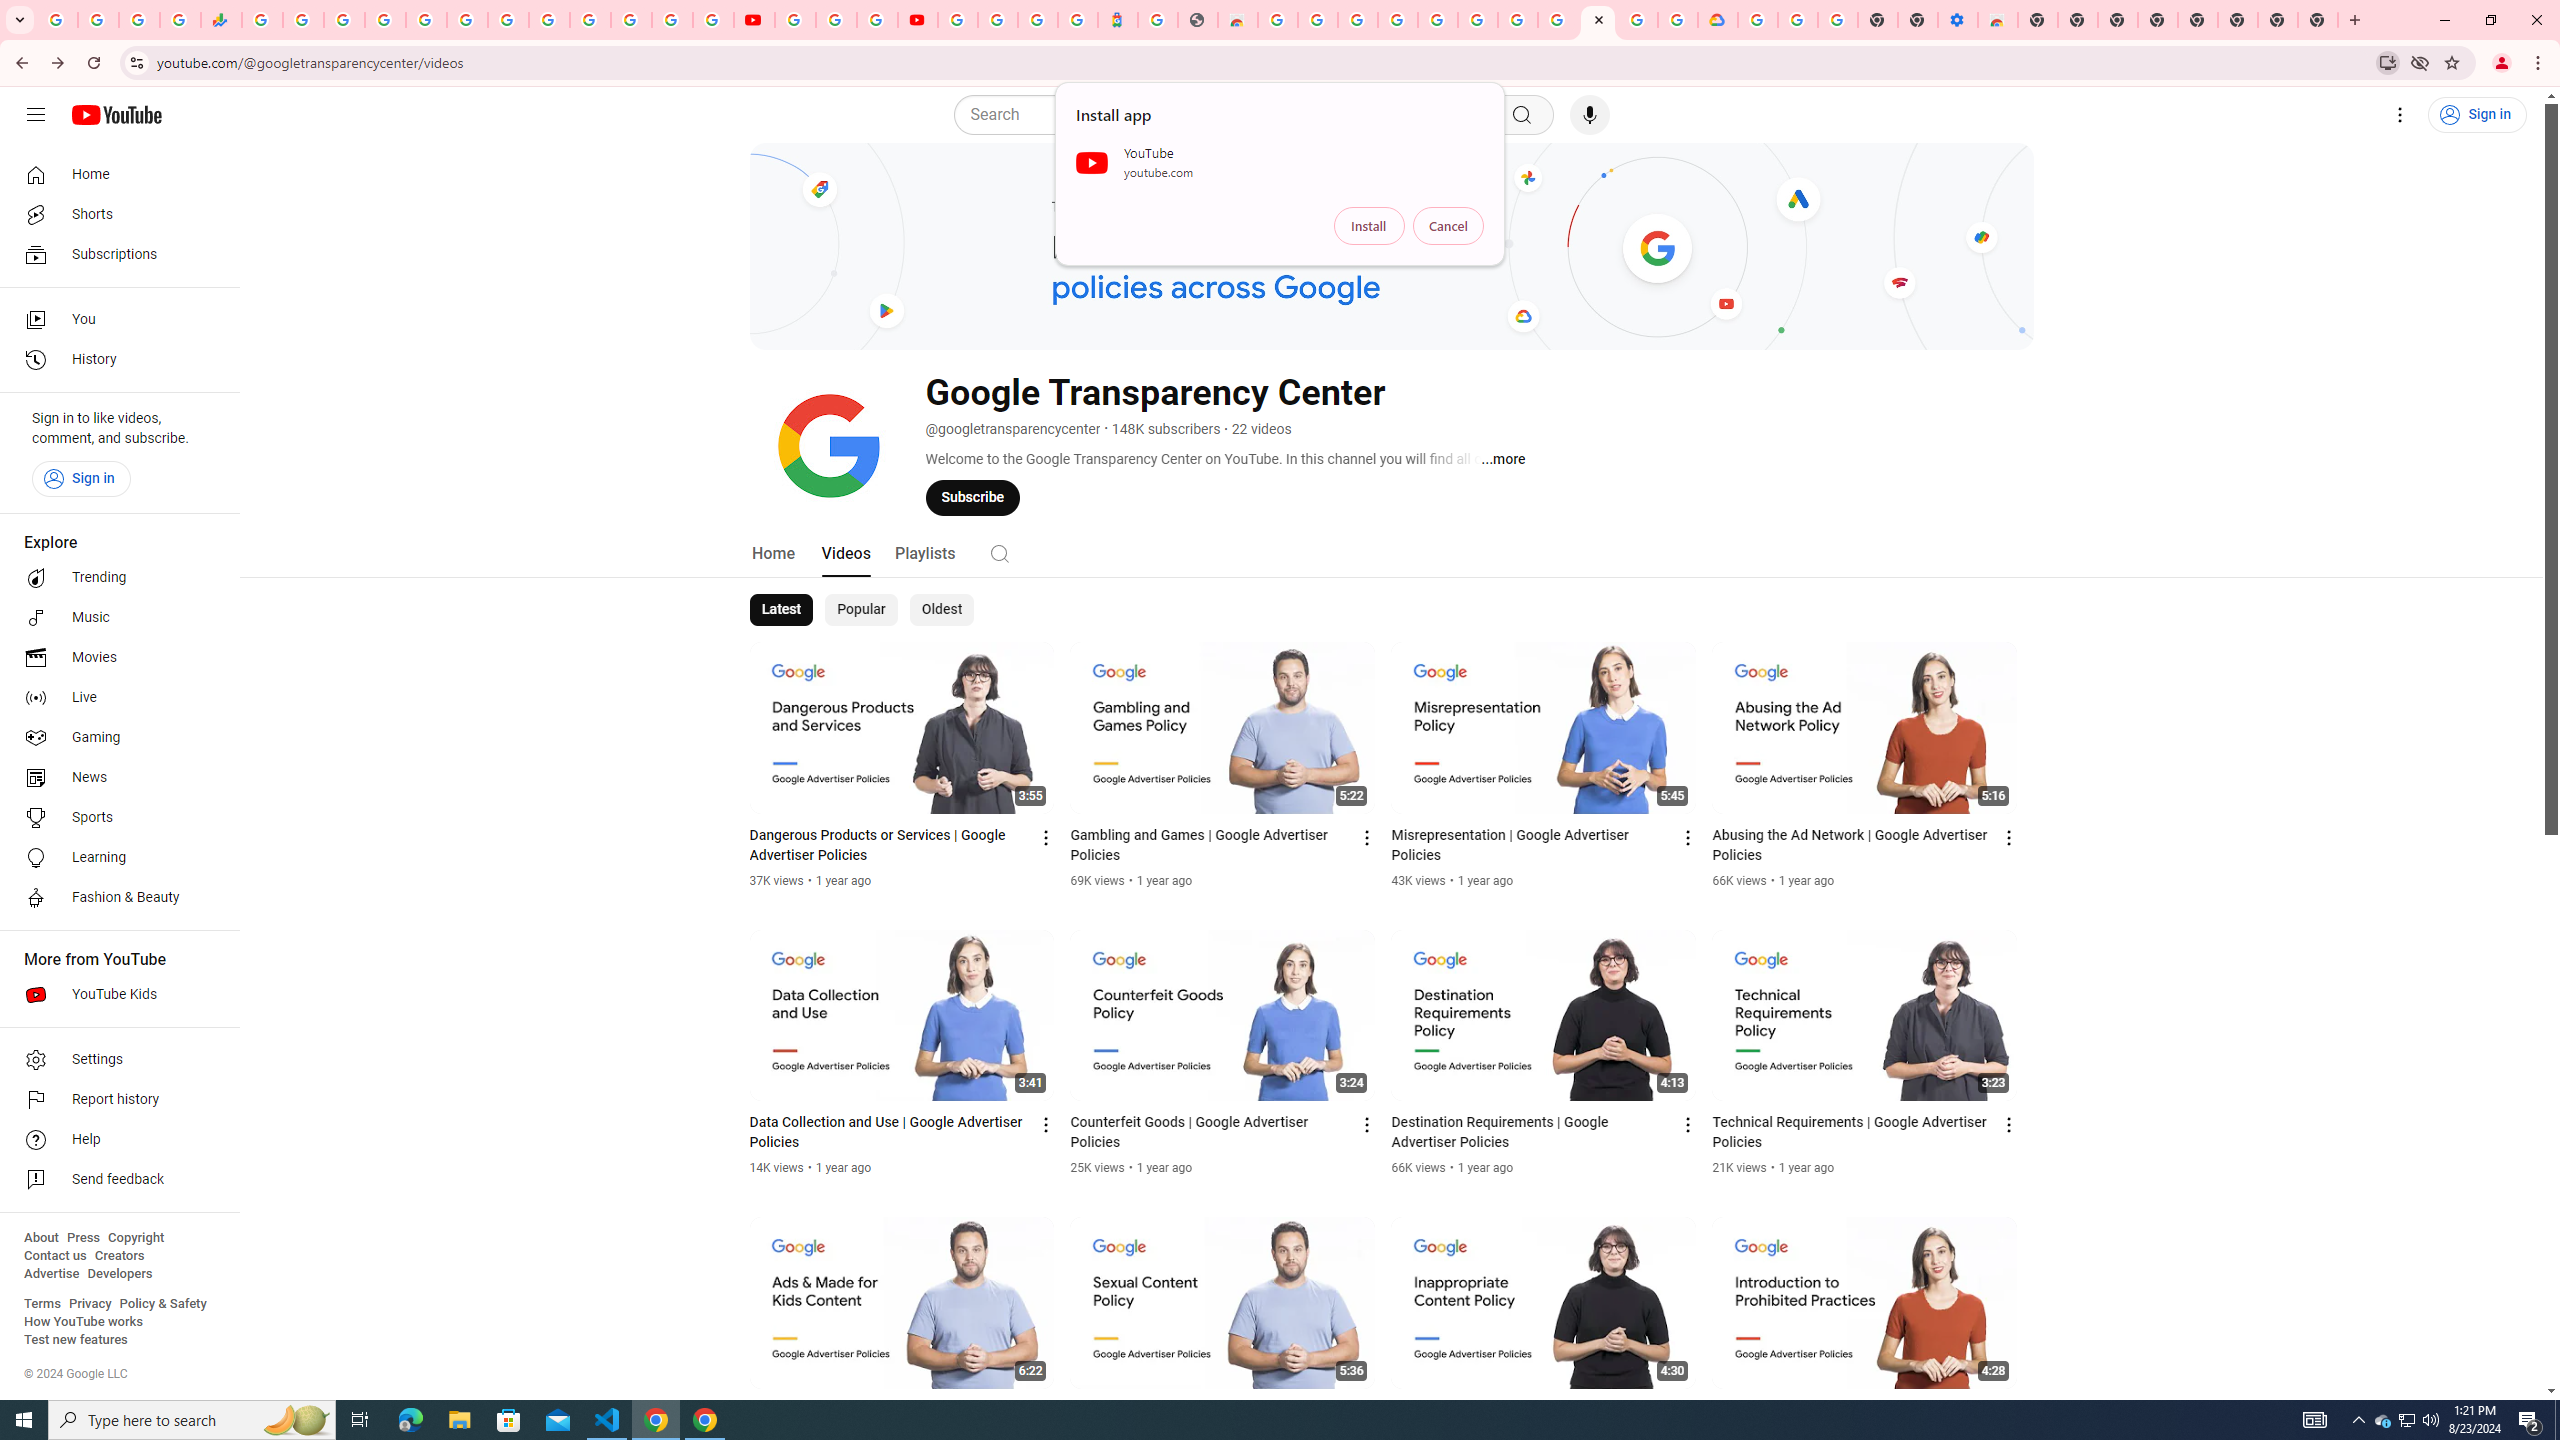 Image resolution: width=2560 pixels, height=1440 pixels. Describe the element at coordinates (41, 1302) in the screenshot. I see `'Terms'` at that location.